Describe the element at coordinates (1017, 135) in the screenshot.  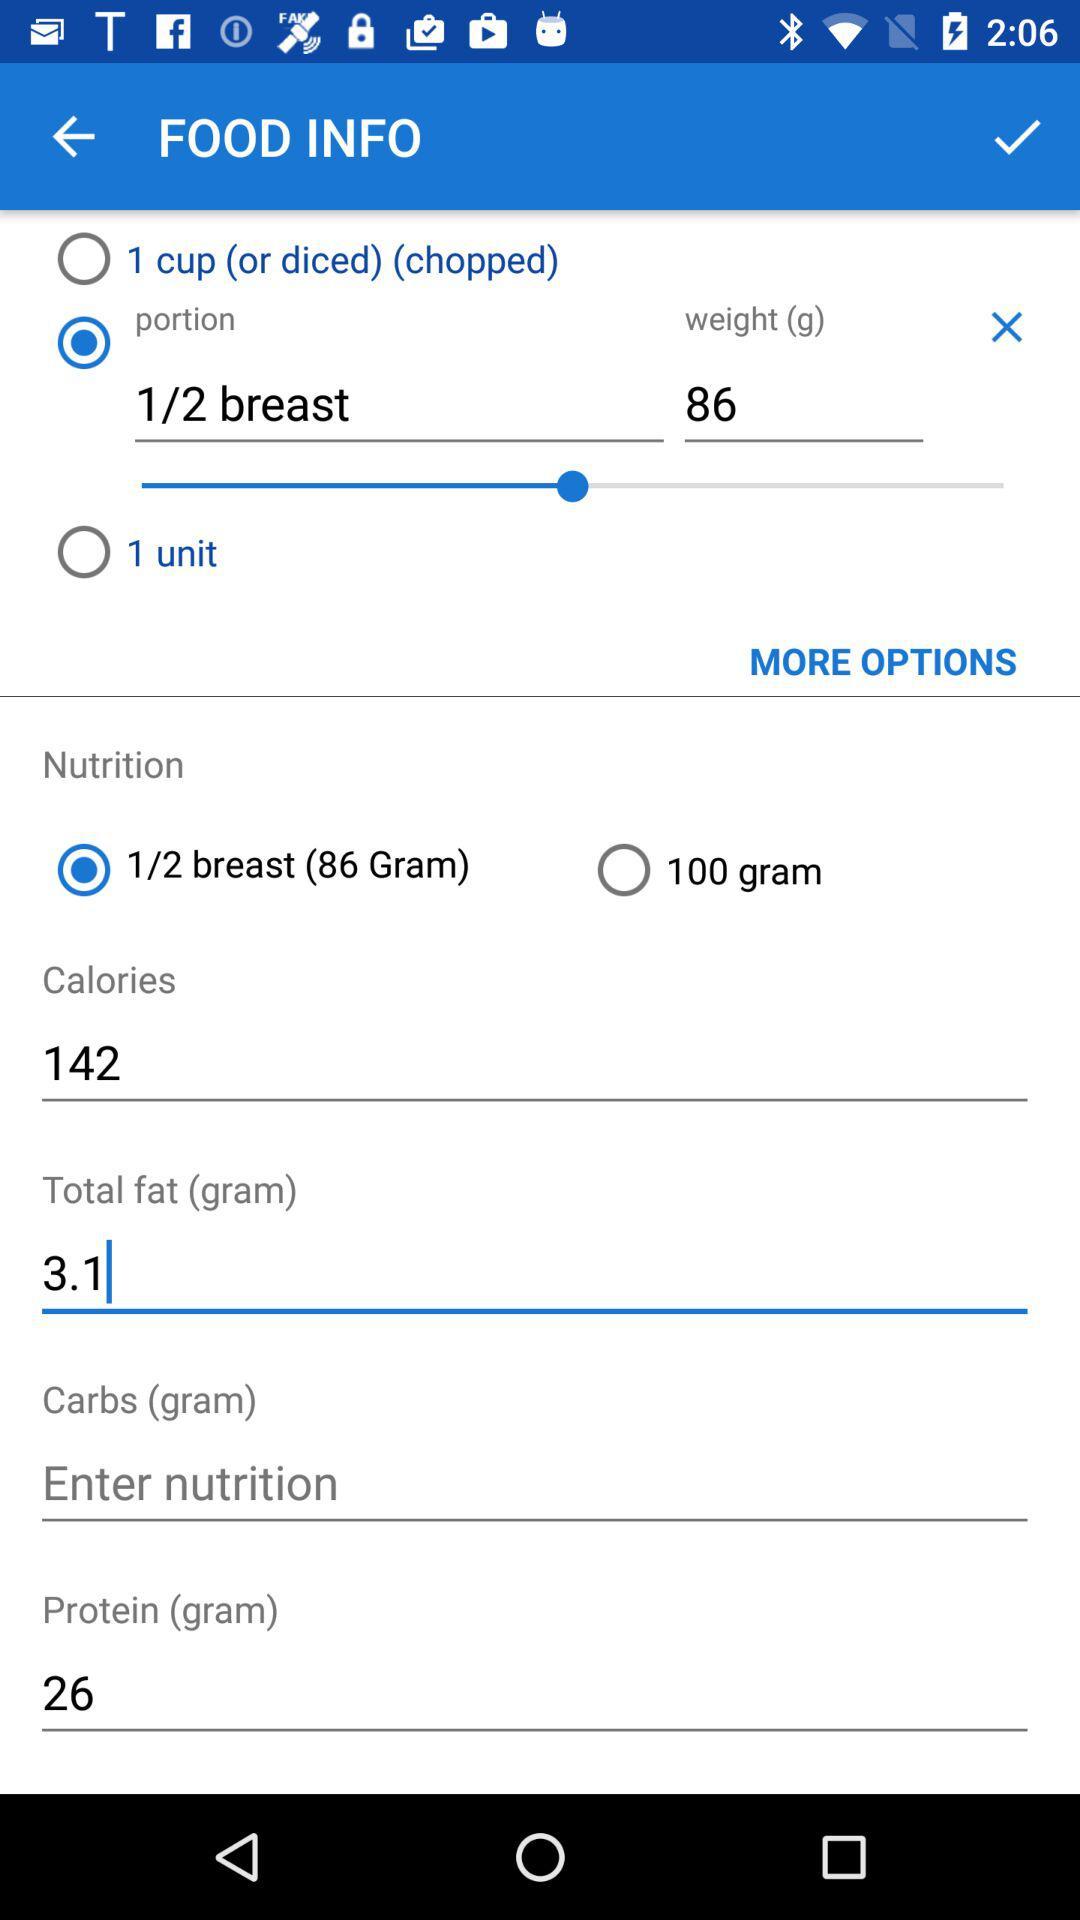
I see `switch tick option` at that location.